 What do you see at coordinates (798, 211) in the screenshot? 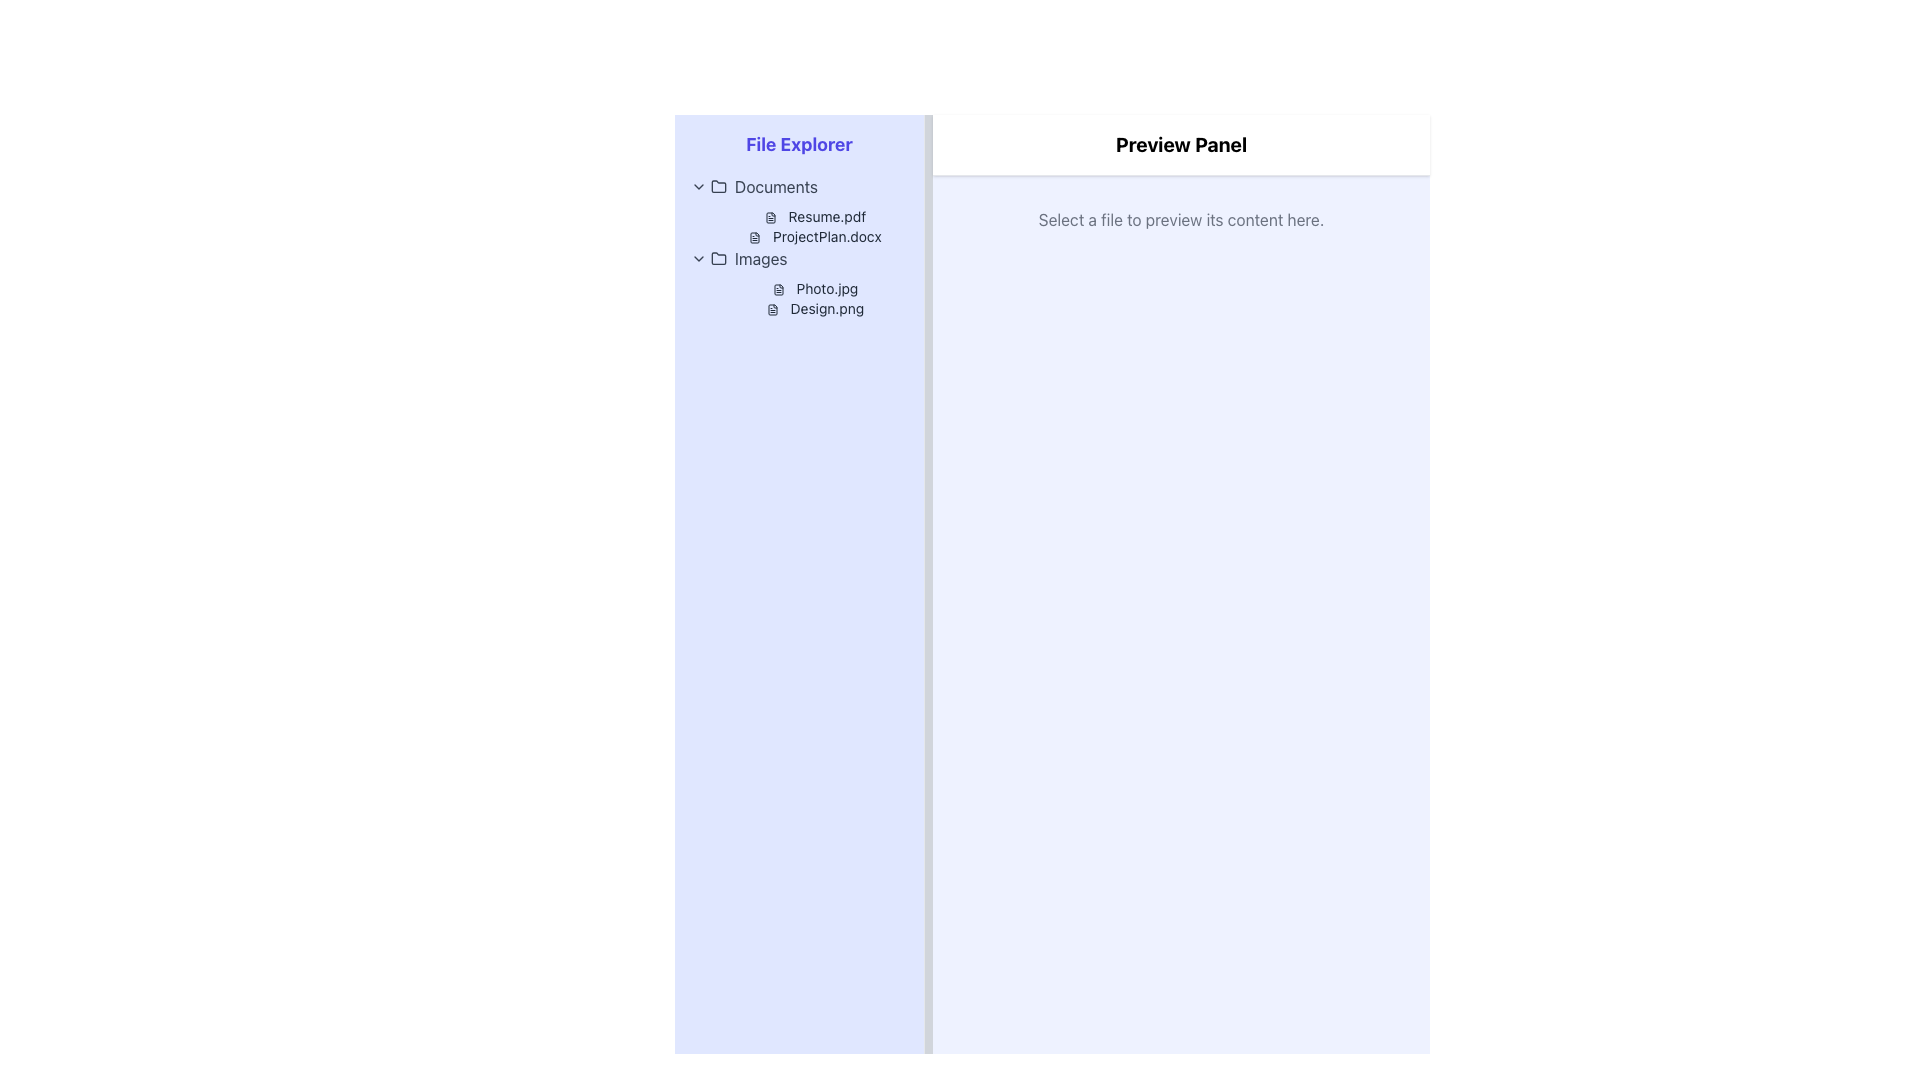
I see `the List Item Group displaying files in the 'Documents' folder located in the left pane of the interface` at bounding box center [798, 211].